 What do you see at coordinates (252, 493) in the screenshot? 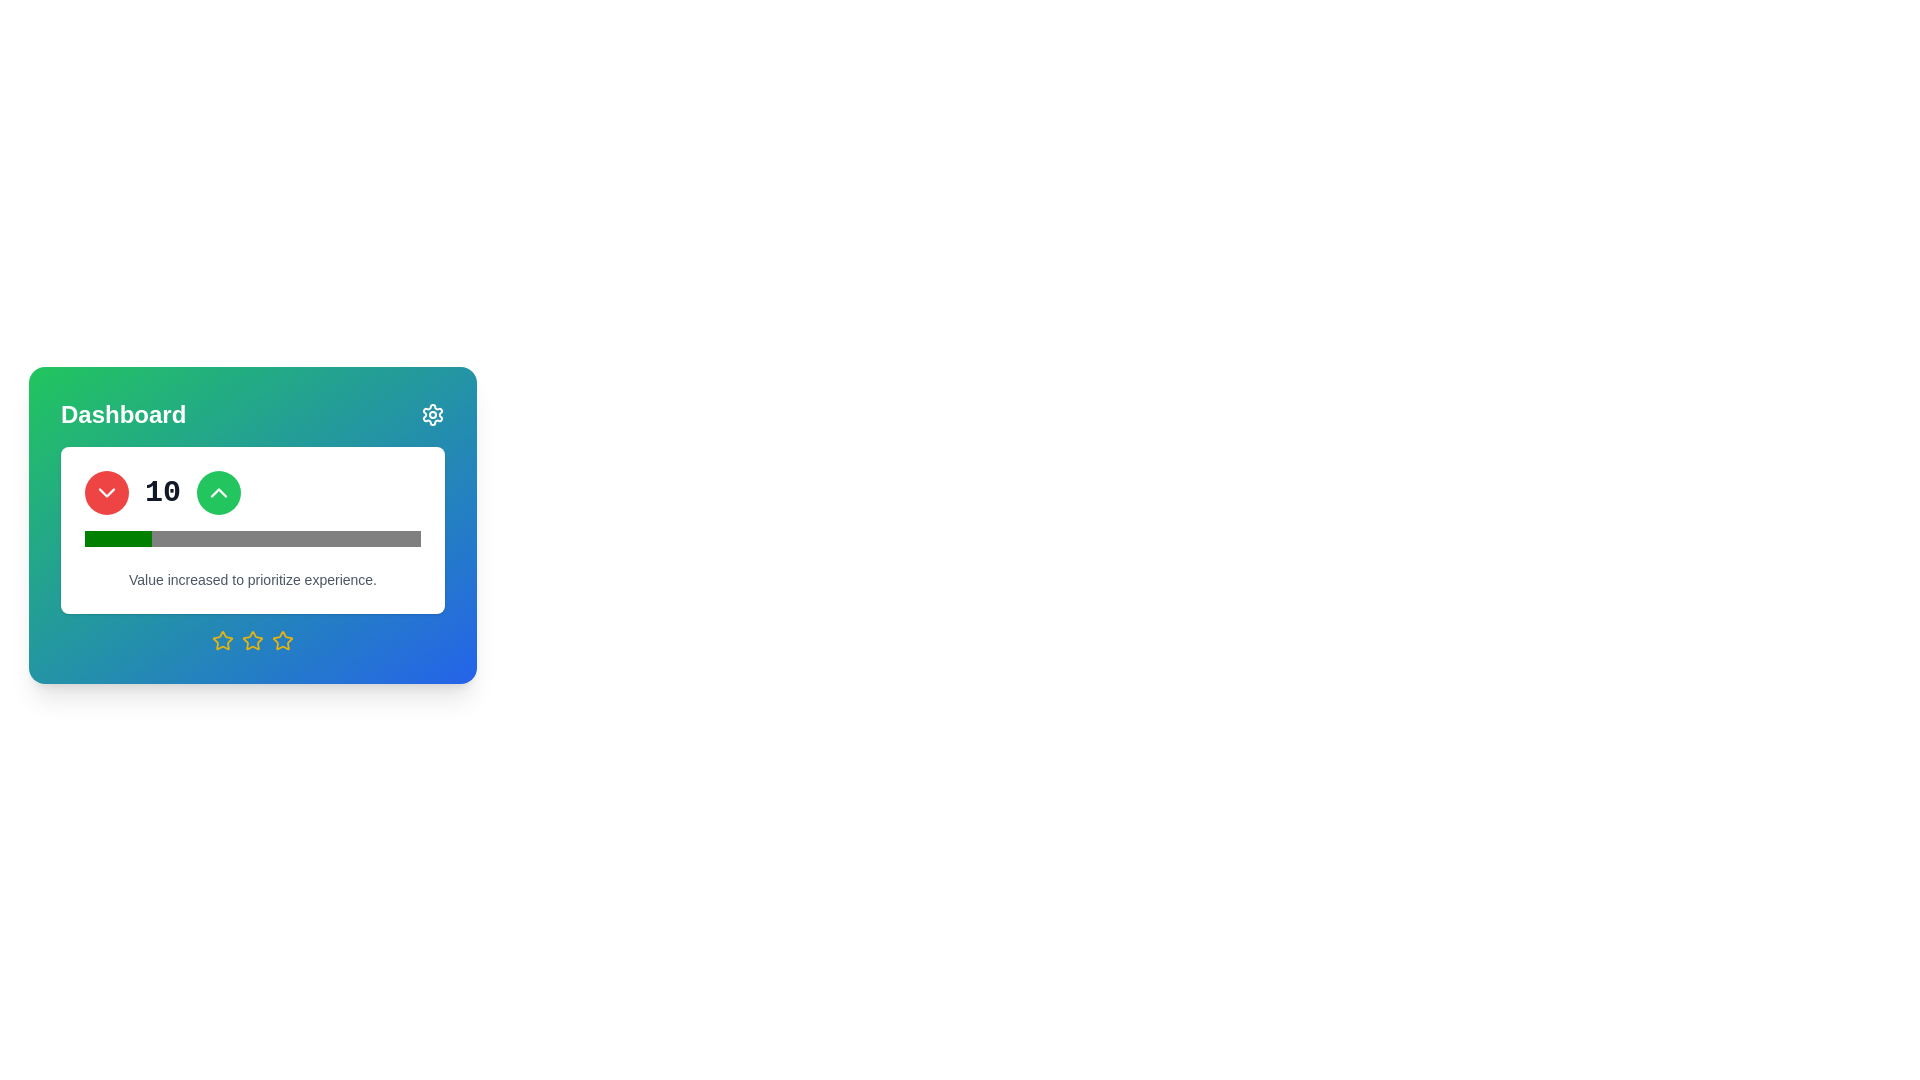
I see `the displayed number '10' on the Number adjustment control panel, which features a red downward-facing chevron button on the left and a green upward-facing chevron button on the right` at bounding box center [252, 493].